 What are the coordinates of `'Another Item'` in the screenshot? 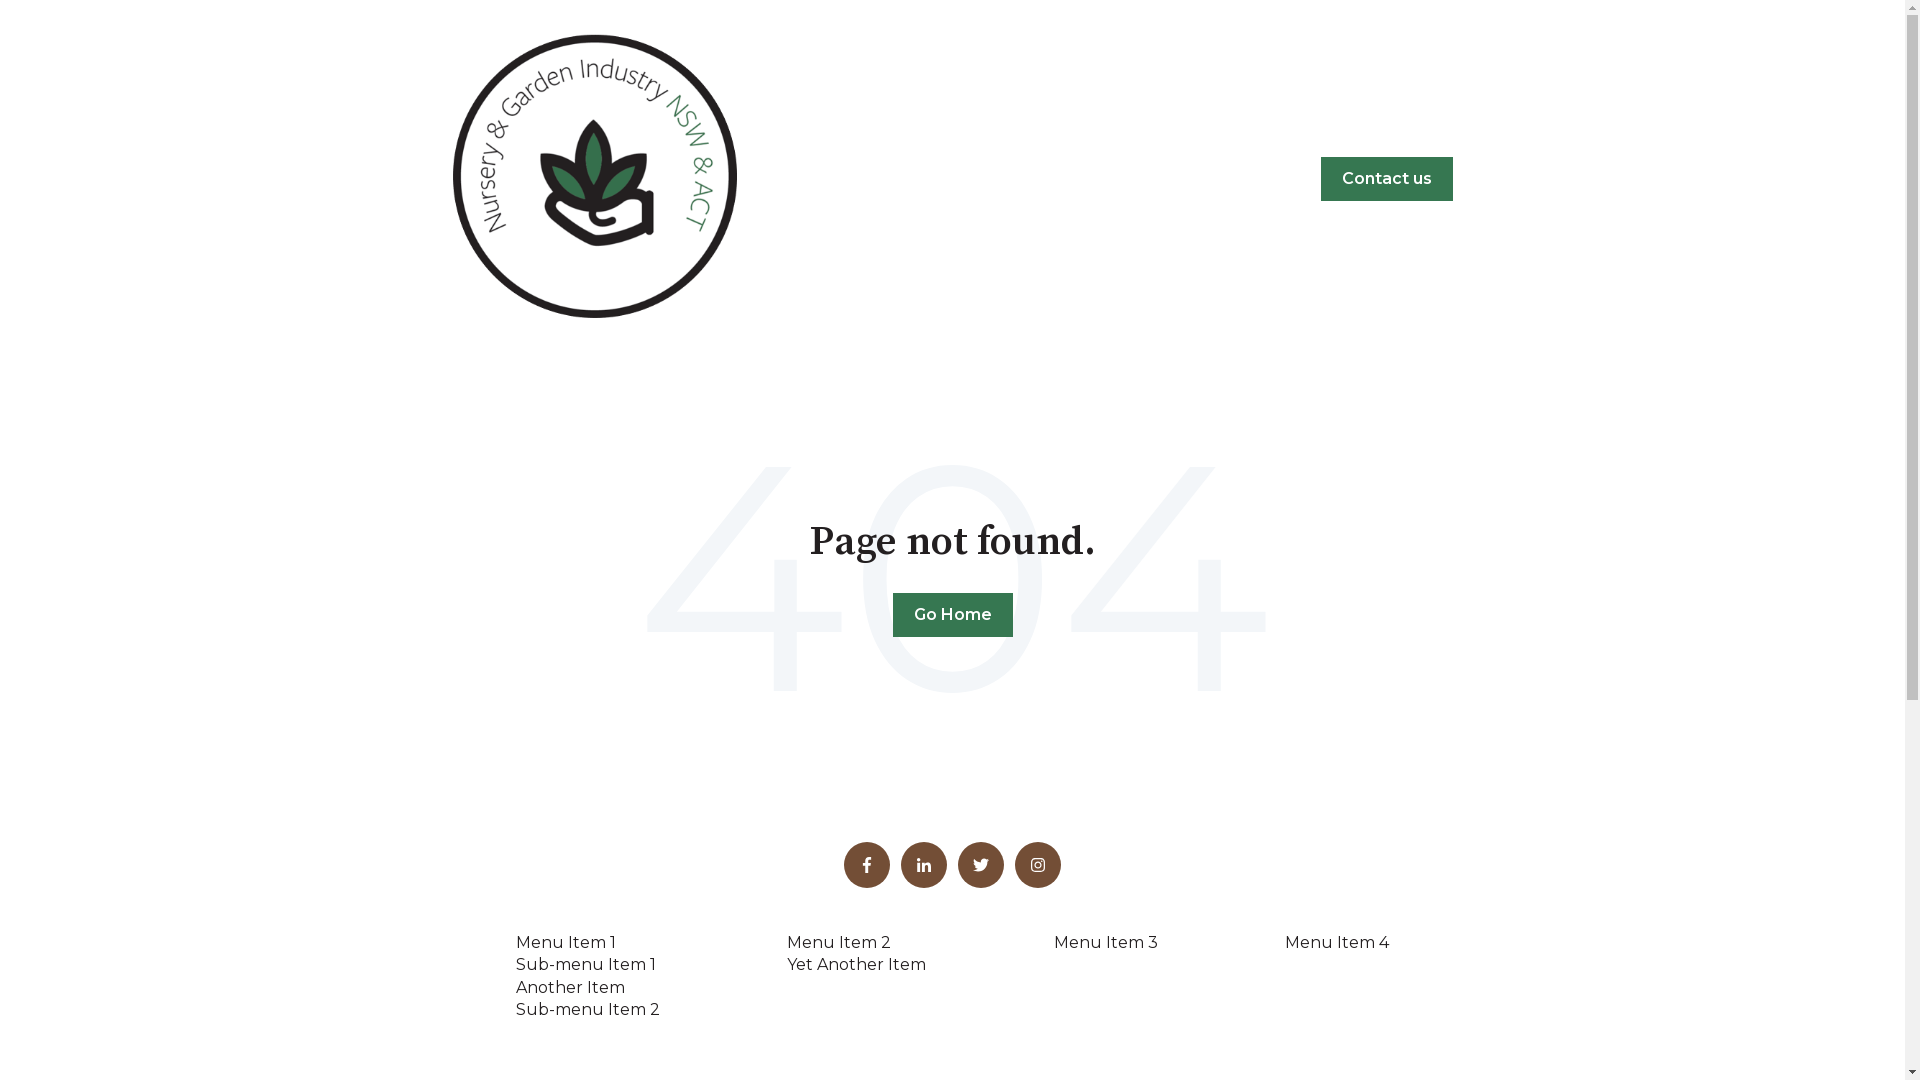 It's located at (569, 986).